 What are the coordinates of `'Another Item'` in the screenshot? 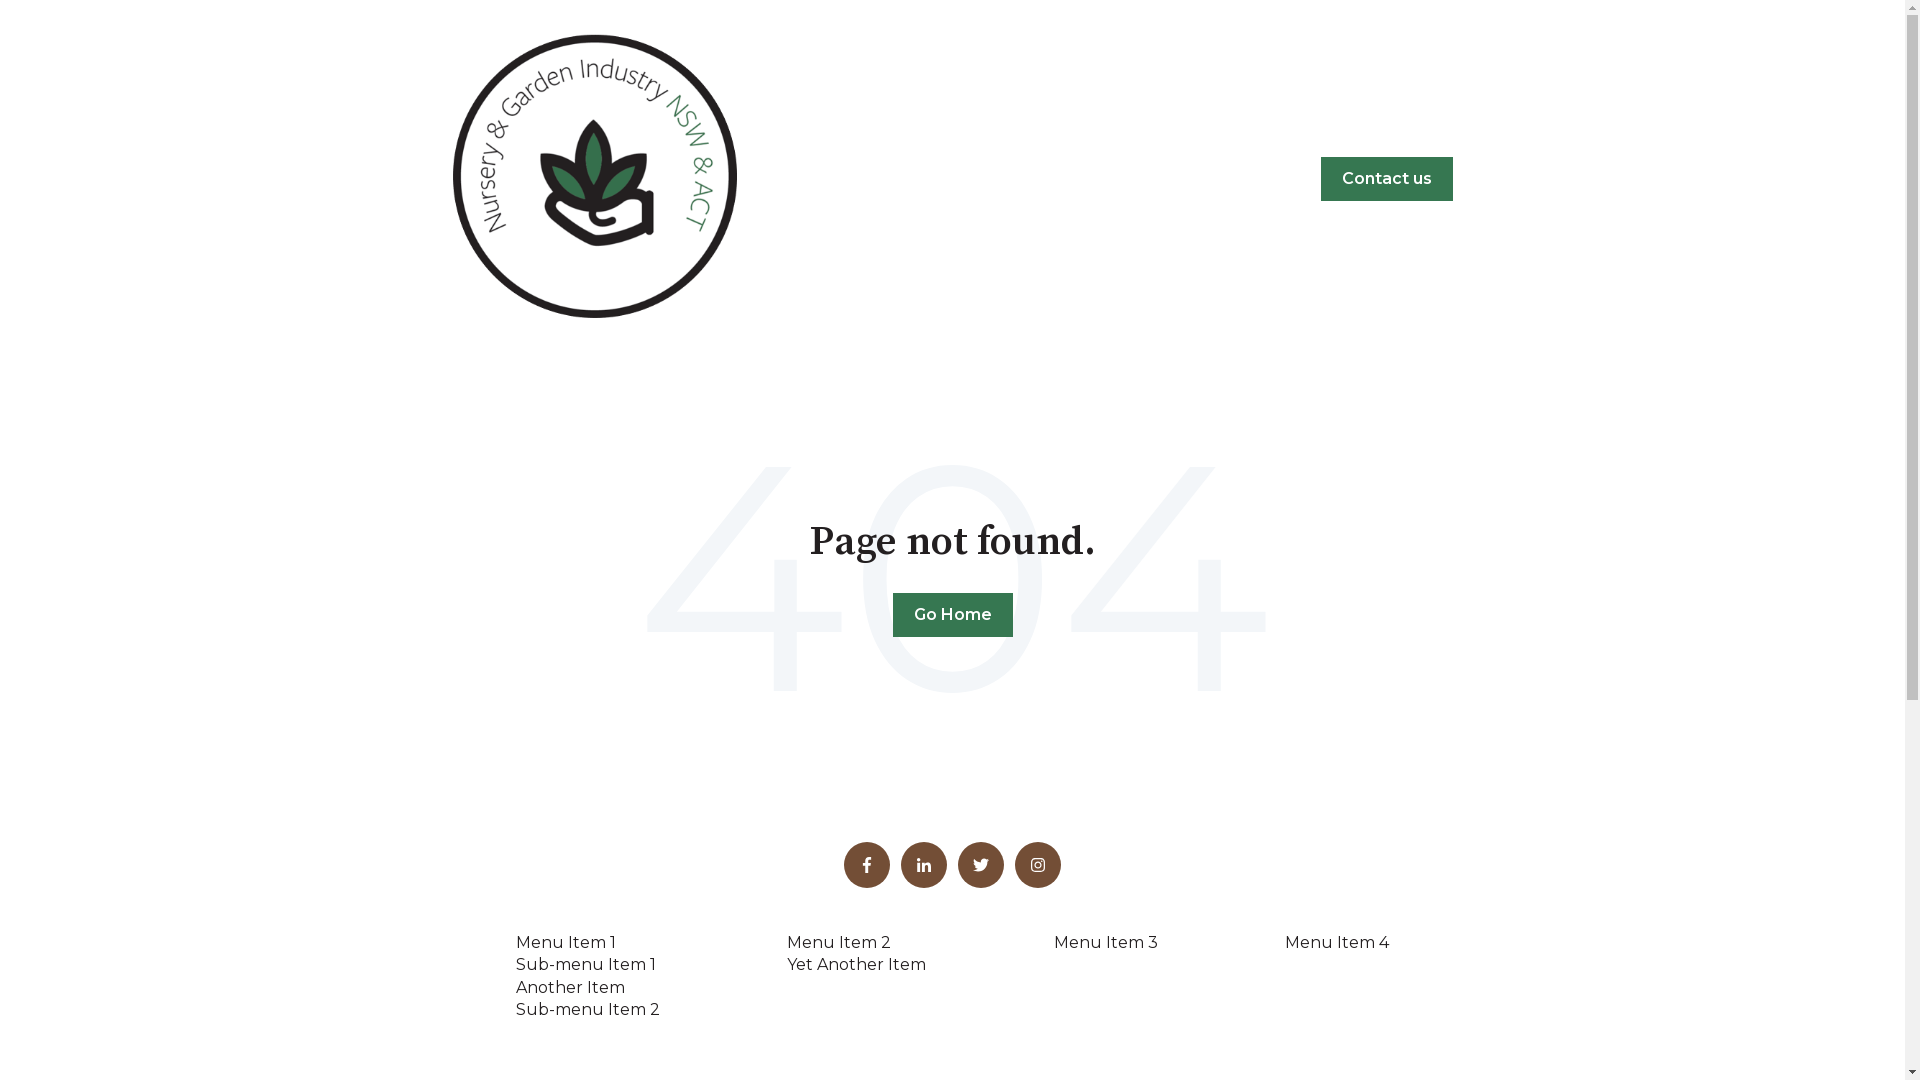 It's located at (569, 986).